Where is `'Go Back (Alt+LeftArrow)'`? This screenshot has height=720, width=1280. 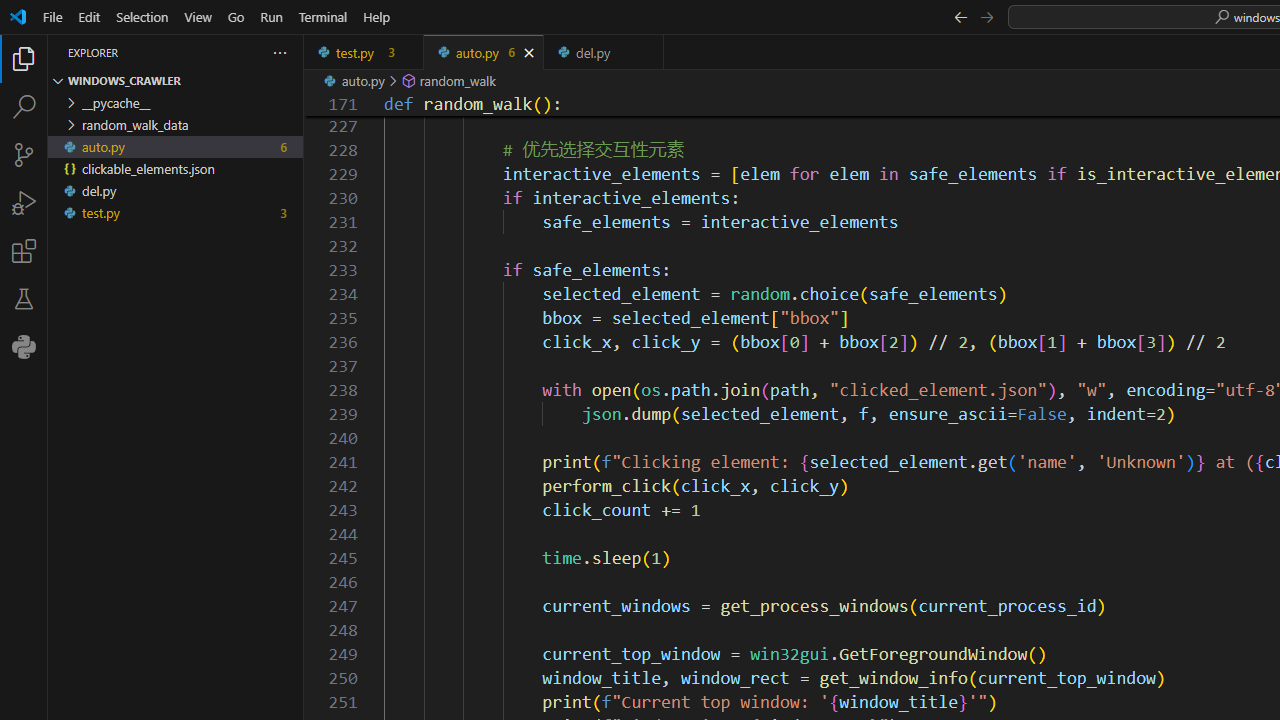
'Go Back (Alt+LeftArrow)' is located at coordinates (960, 16).